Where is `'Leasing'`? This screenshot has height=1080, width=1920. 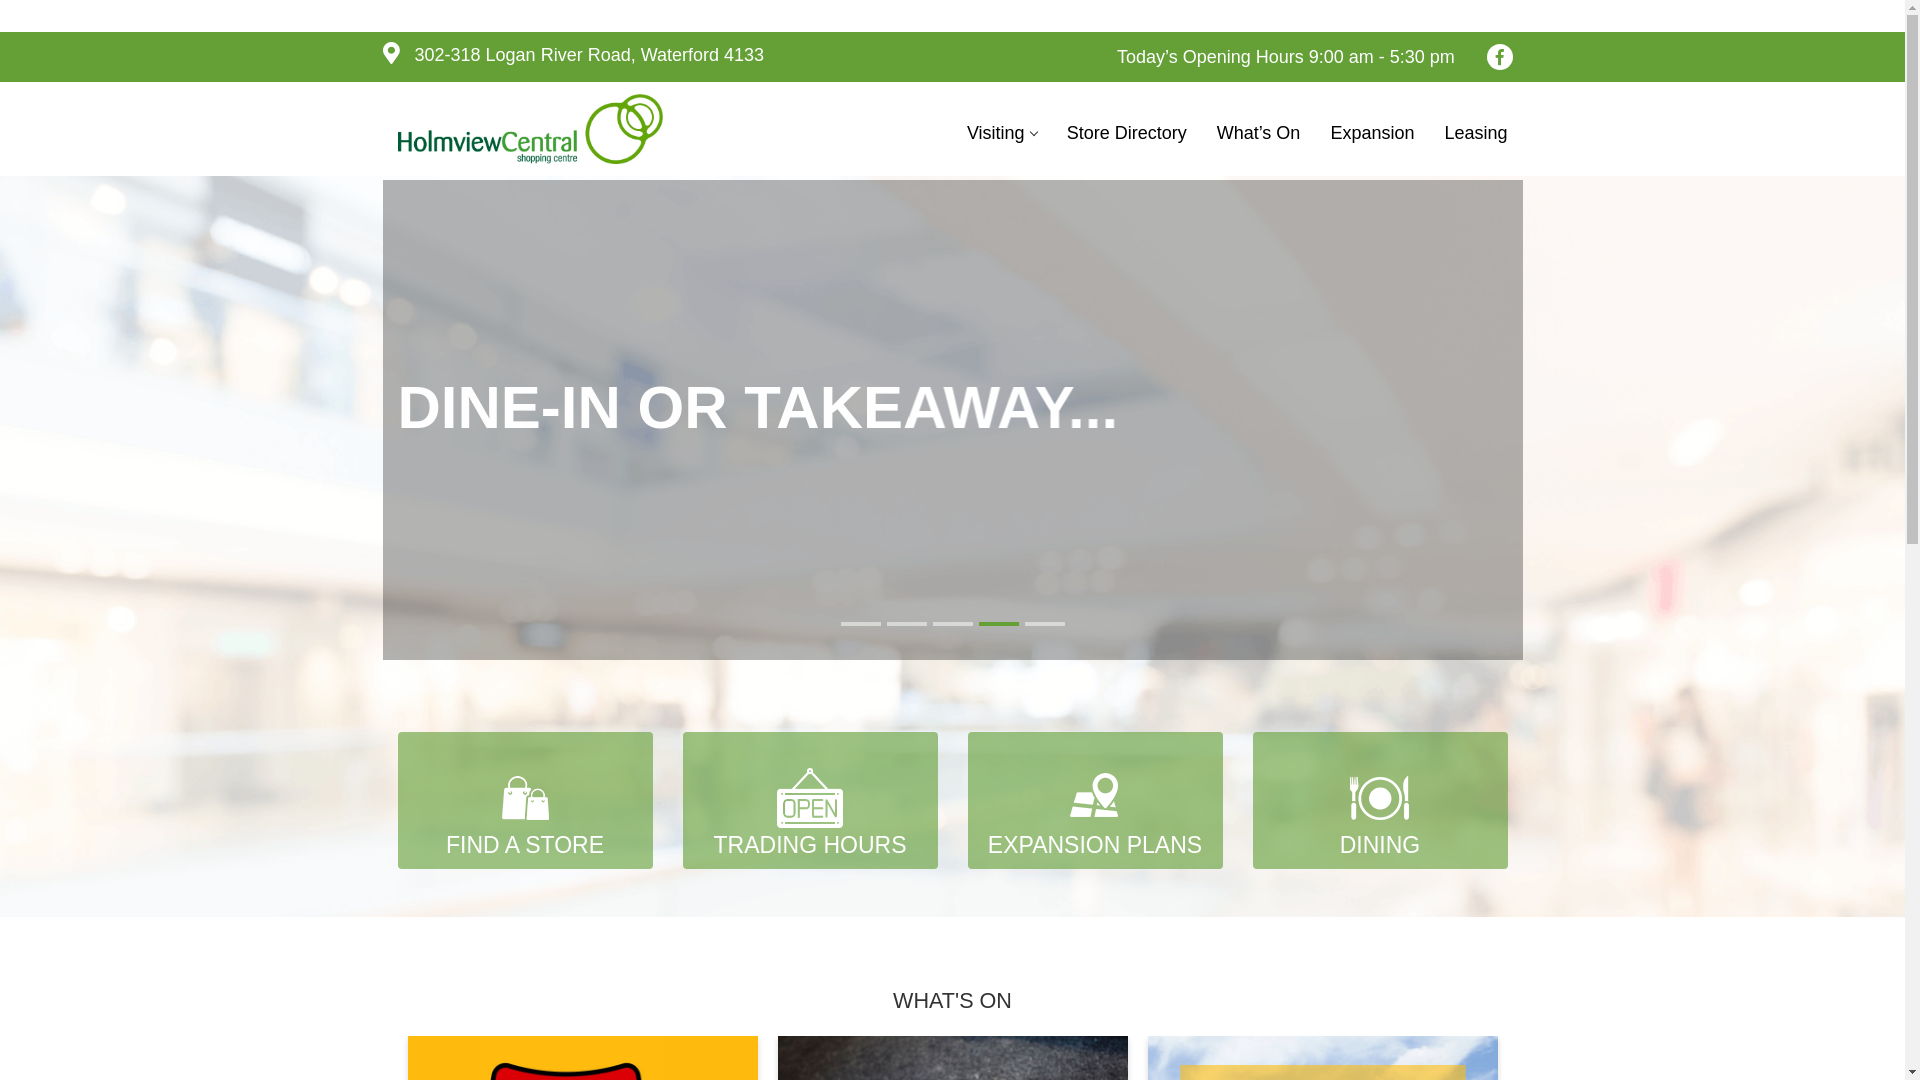 'Leasing' is located at coordinates (1475, 131).